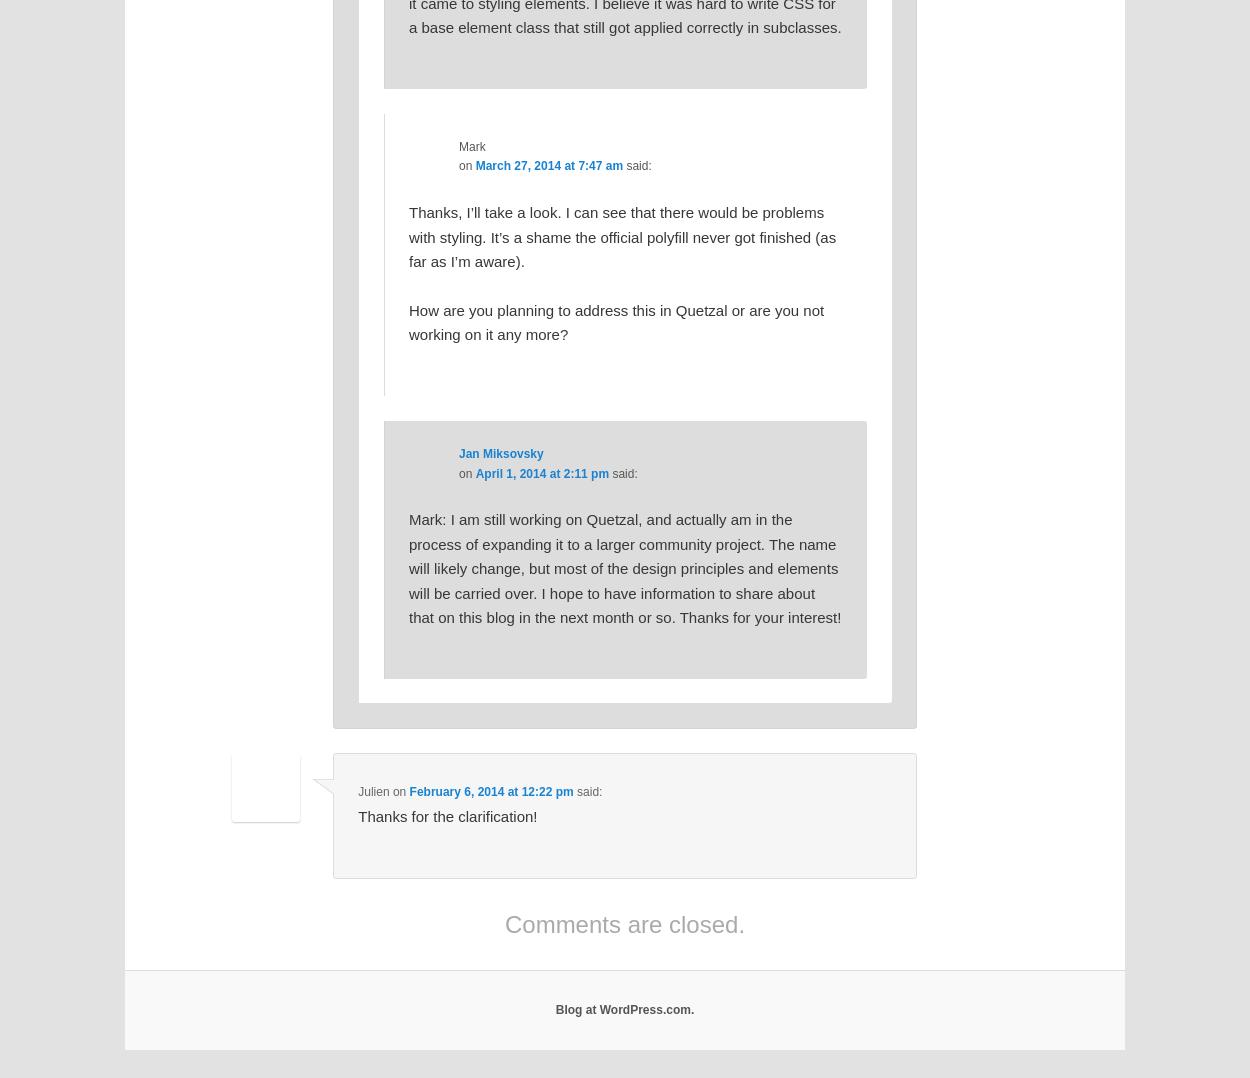 The height and width of the screenshot is (1078, 1250). What do you see at coordinates (470, 145) in the screenshot?
I see `'Mark'` at bounding box center [470, 145].